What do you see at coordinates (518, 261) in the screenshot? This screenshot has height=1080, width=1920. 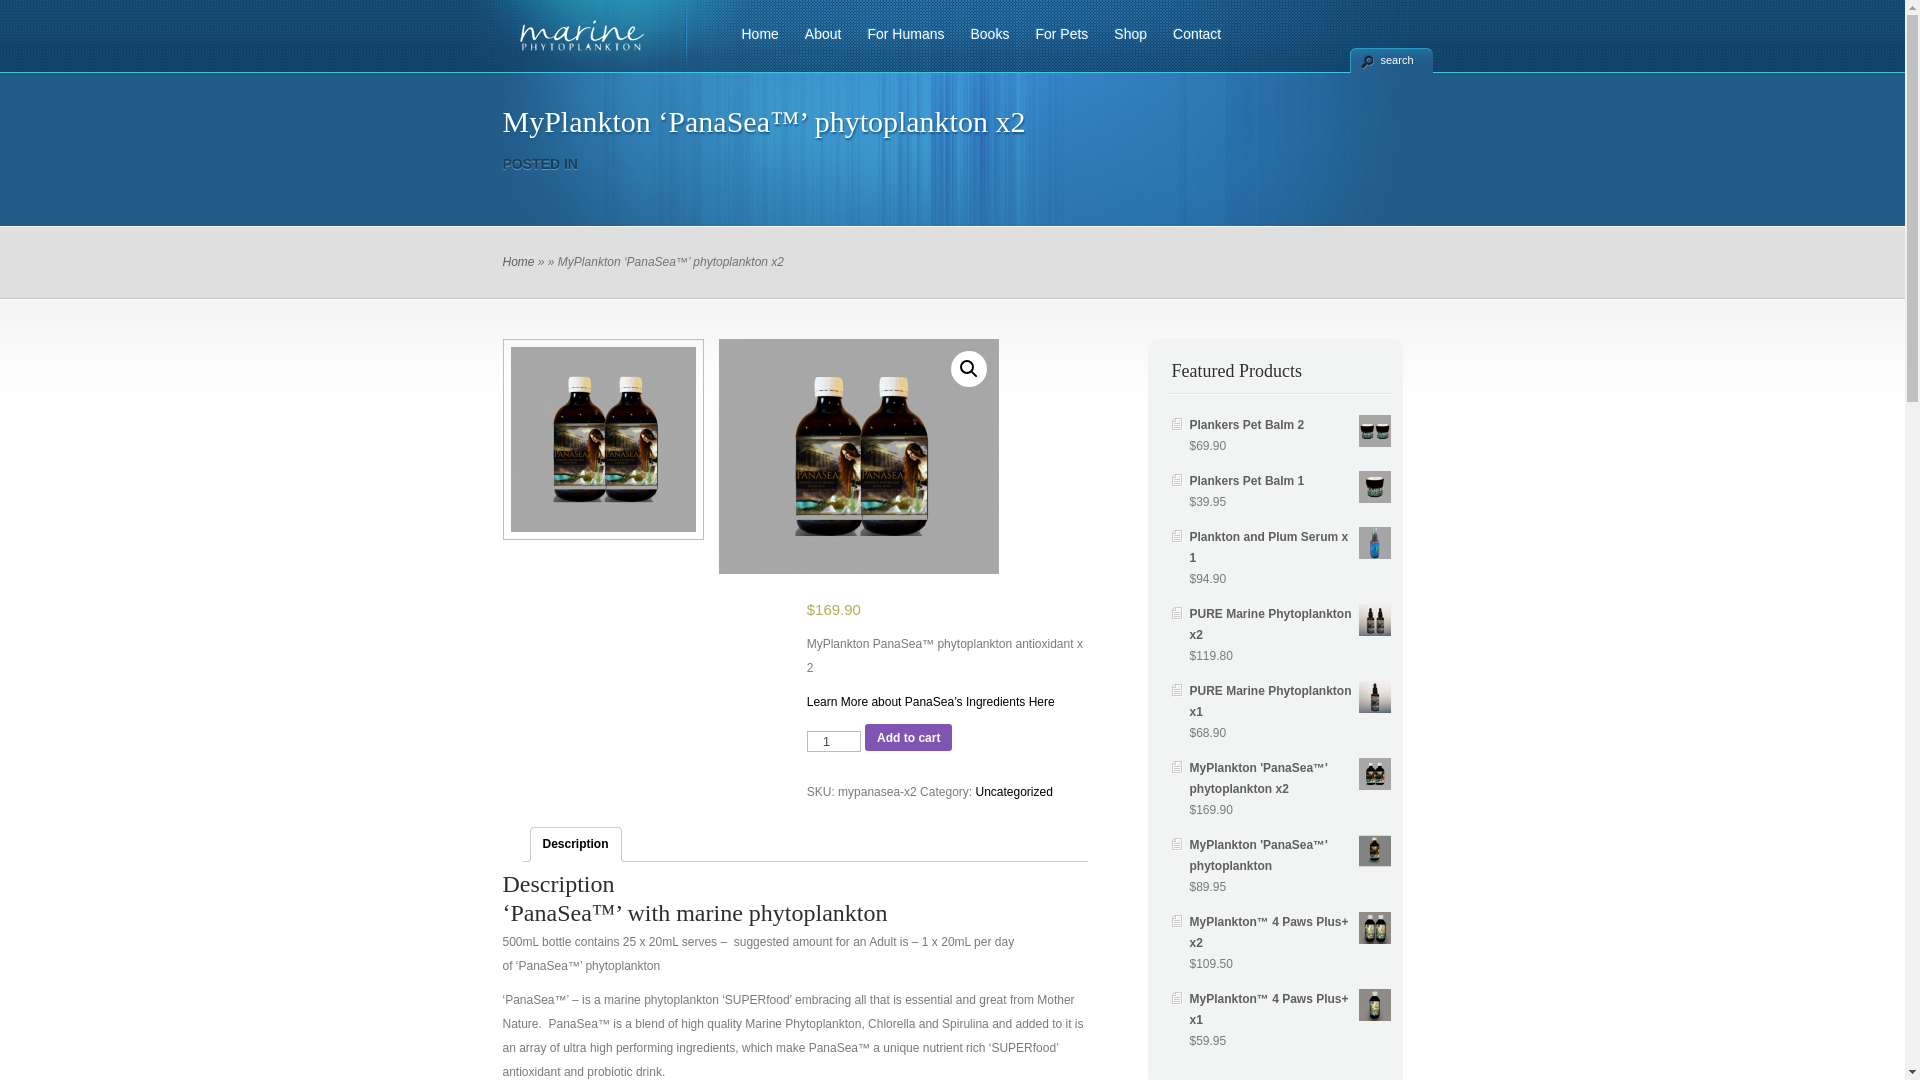 I see `'Home'` at bounding box center [518, 261].